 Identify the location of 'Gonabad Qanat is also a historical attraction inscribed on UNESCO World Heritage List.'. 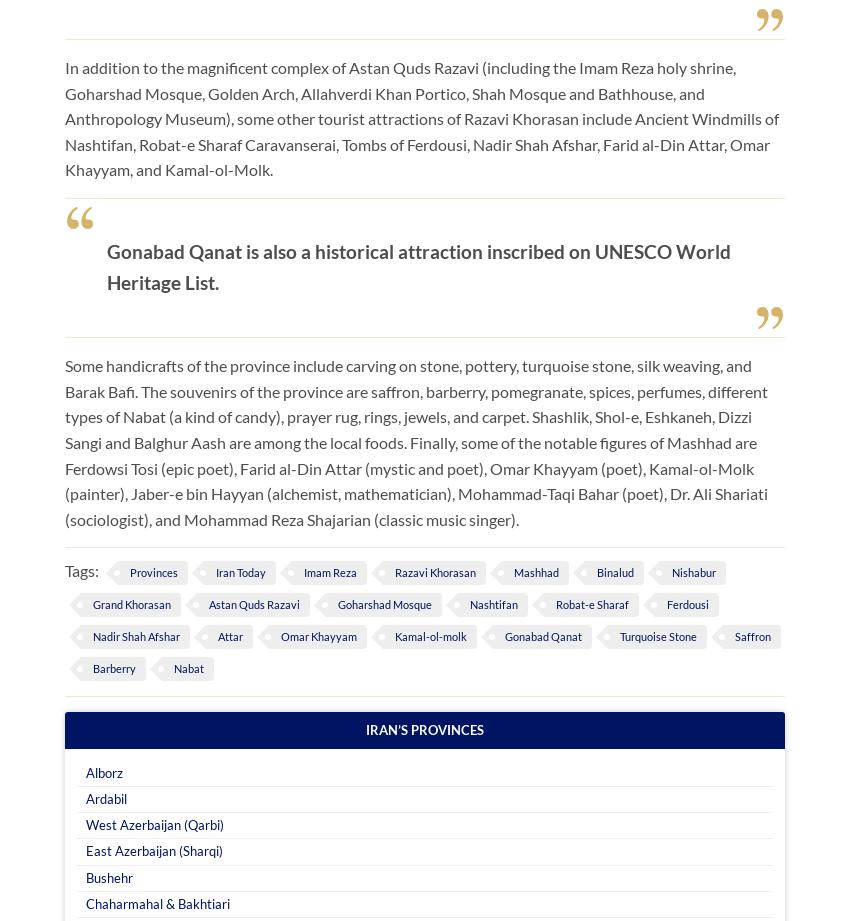
(106, 265).